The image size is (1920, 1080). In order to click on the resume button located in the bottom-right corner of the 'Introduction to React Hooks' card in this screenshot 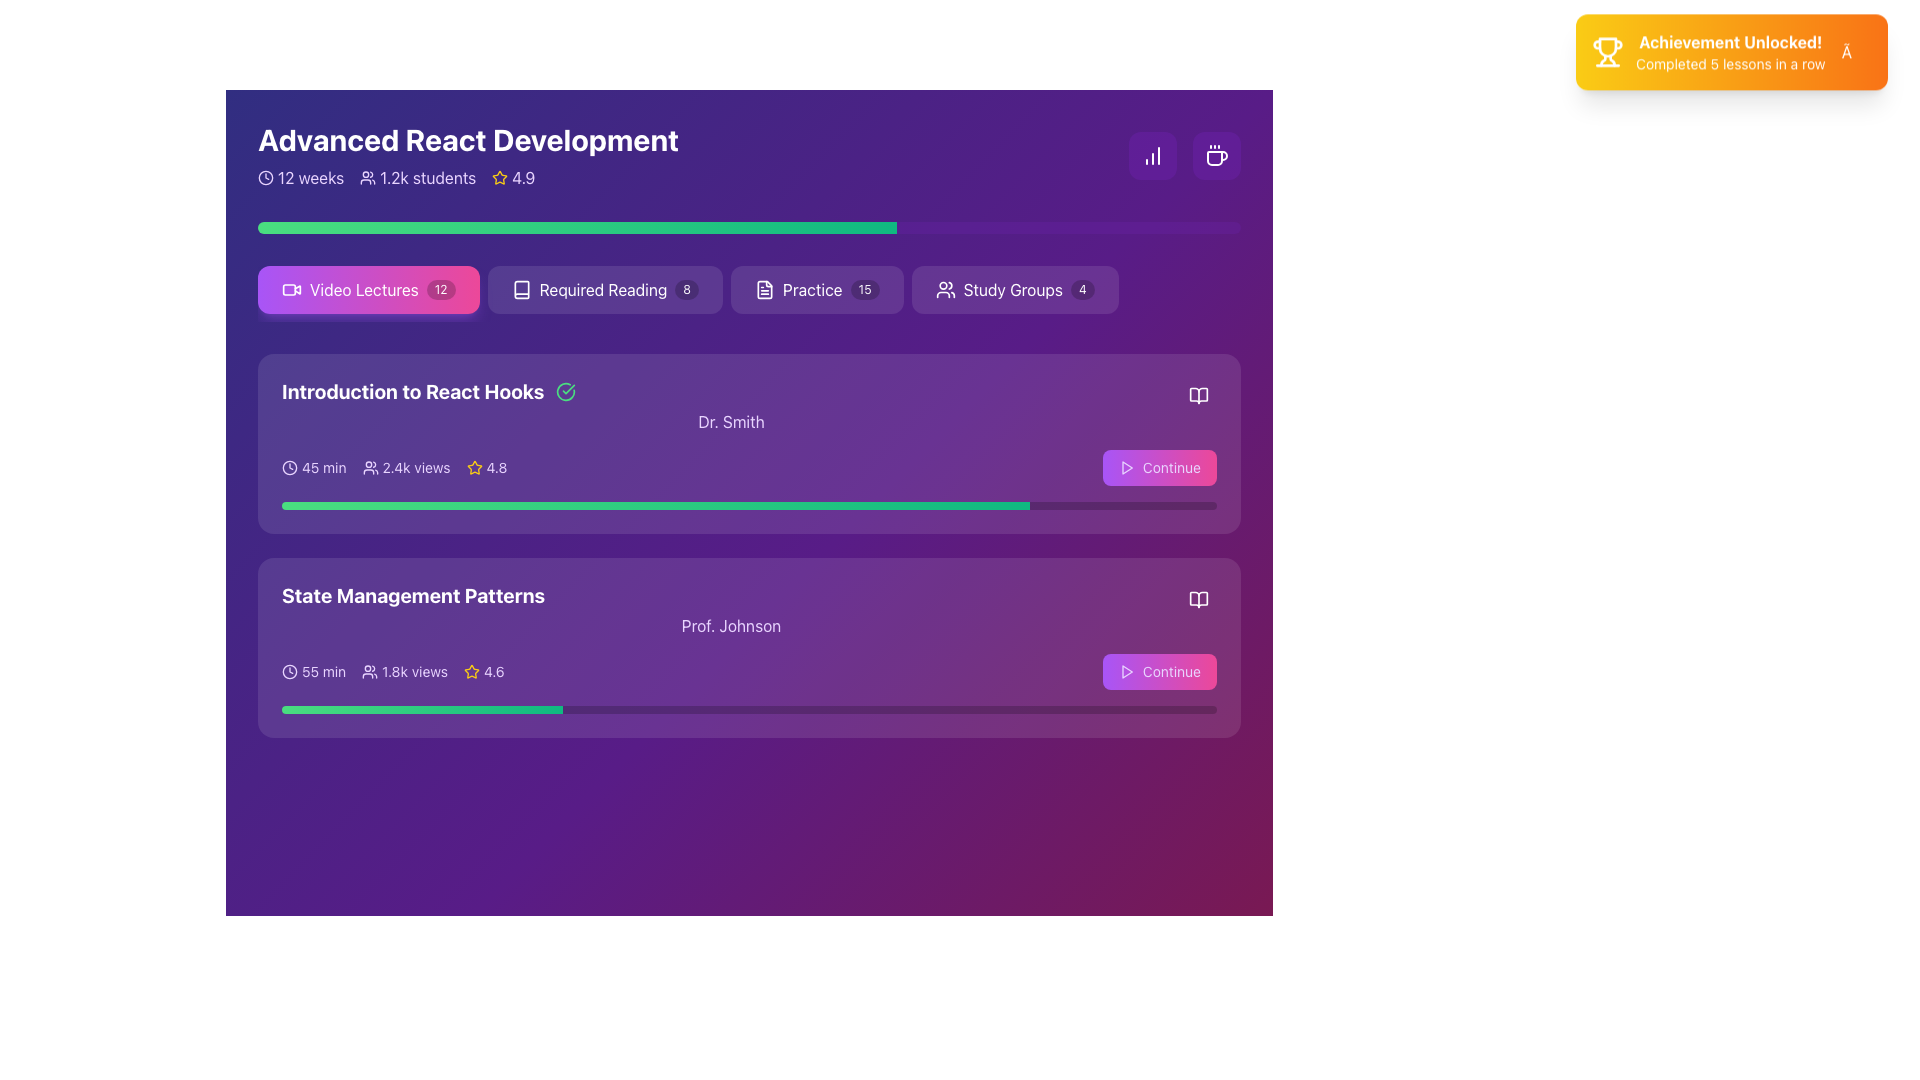, I will do `click(1159, 467)`.